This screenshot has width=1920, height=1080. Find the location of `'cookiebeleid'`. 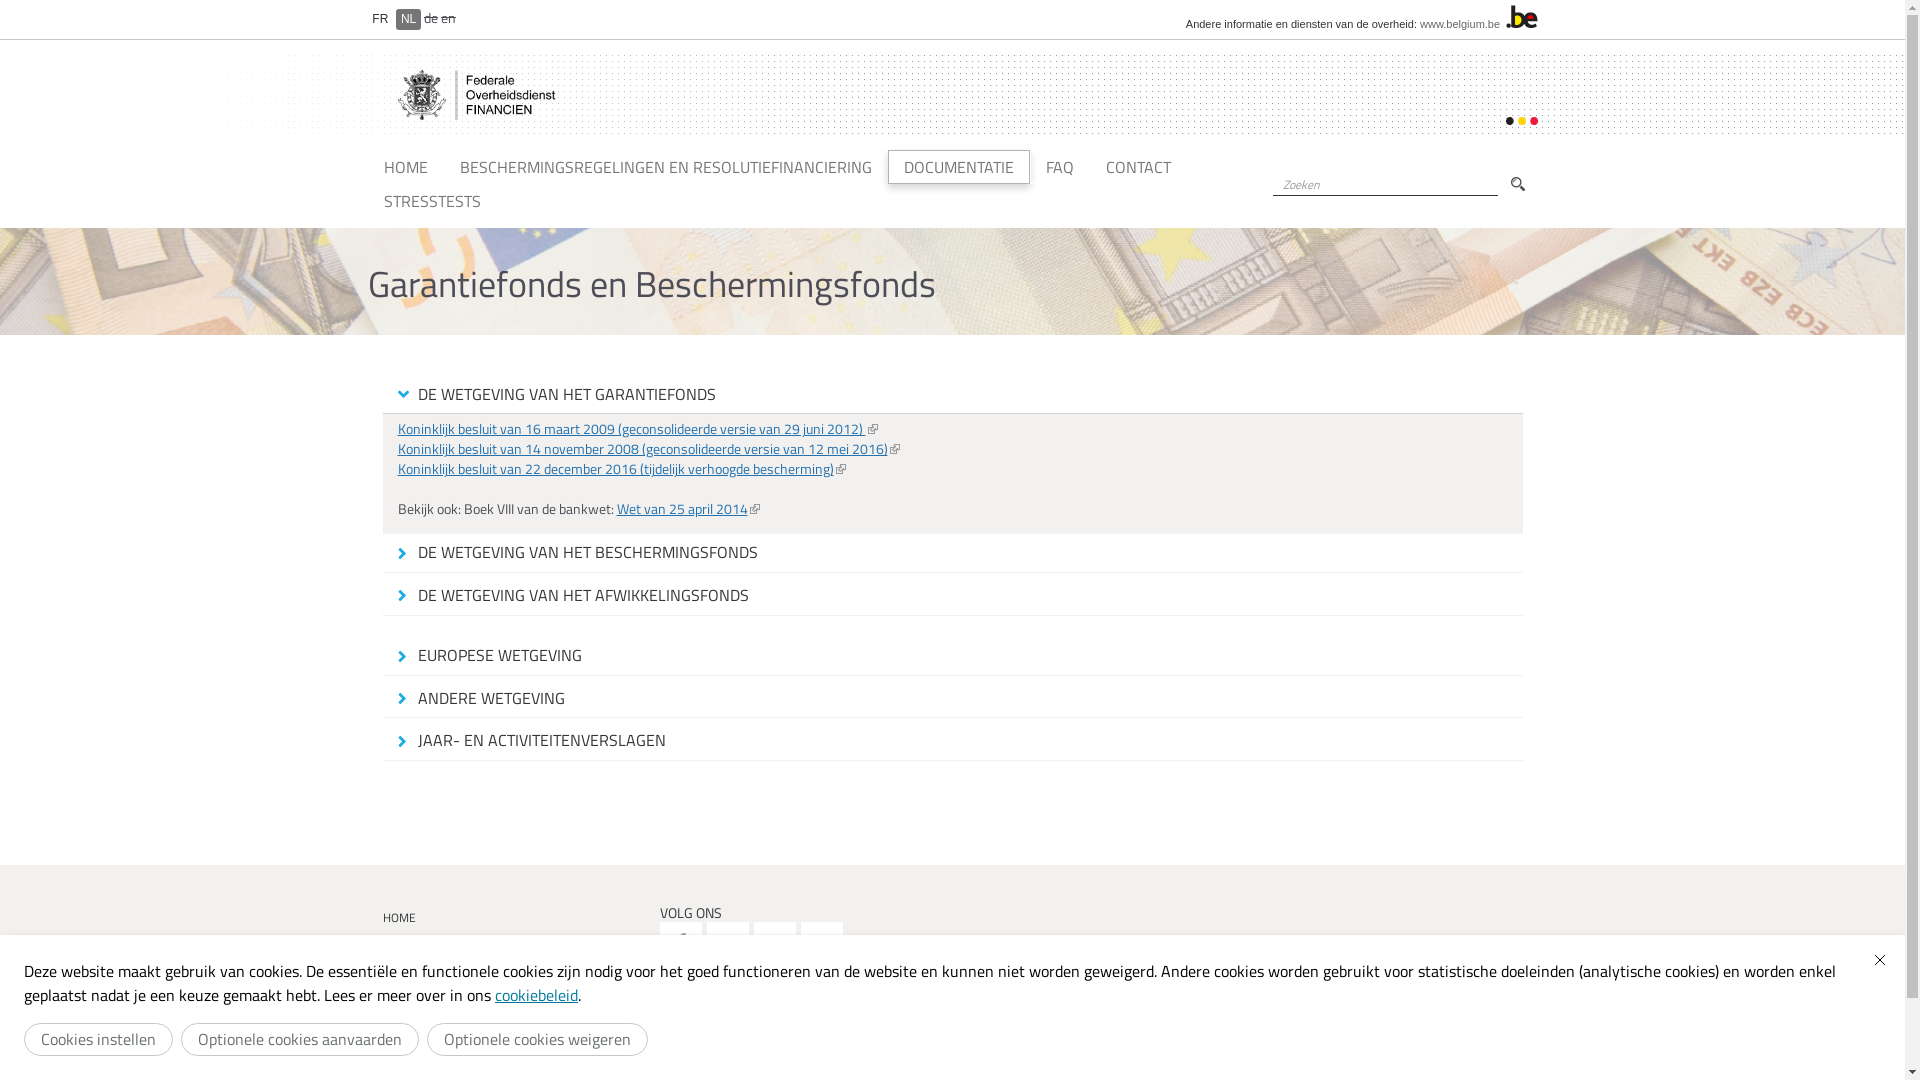

'cookiebeleid' is located at coordinates (536, 995).